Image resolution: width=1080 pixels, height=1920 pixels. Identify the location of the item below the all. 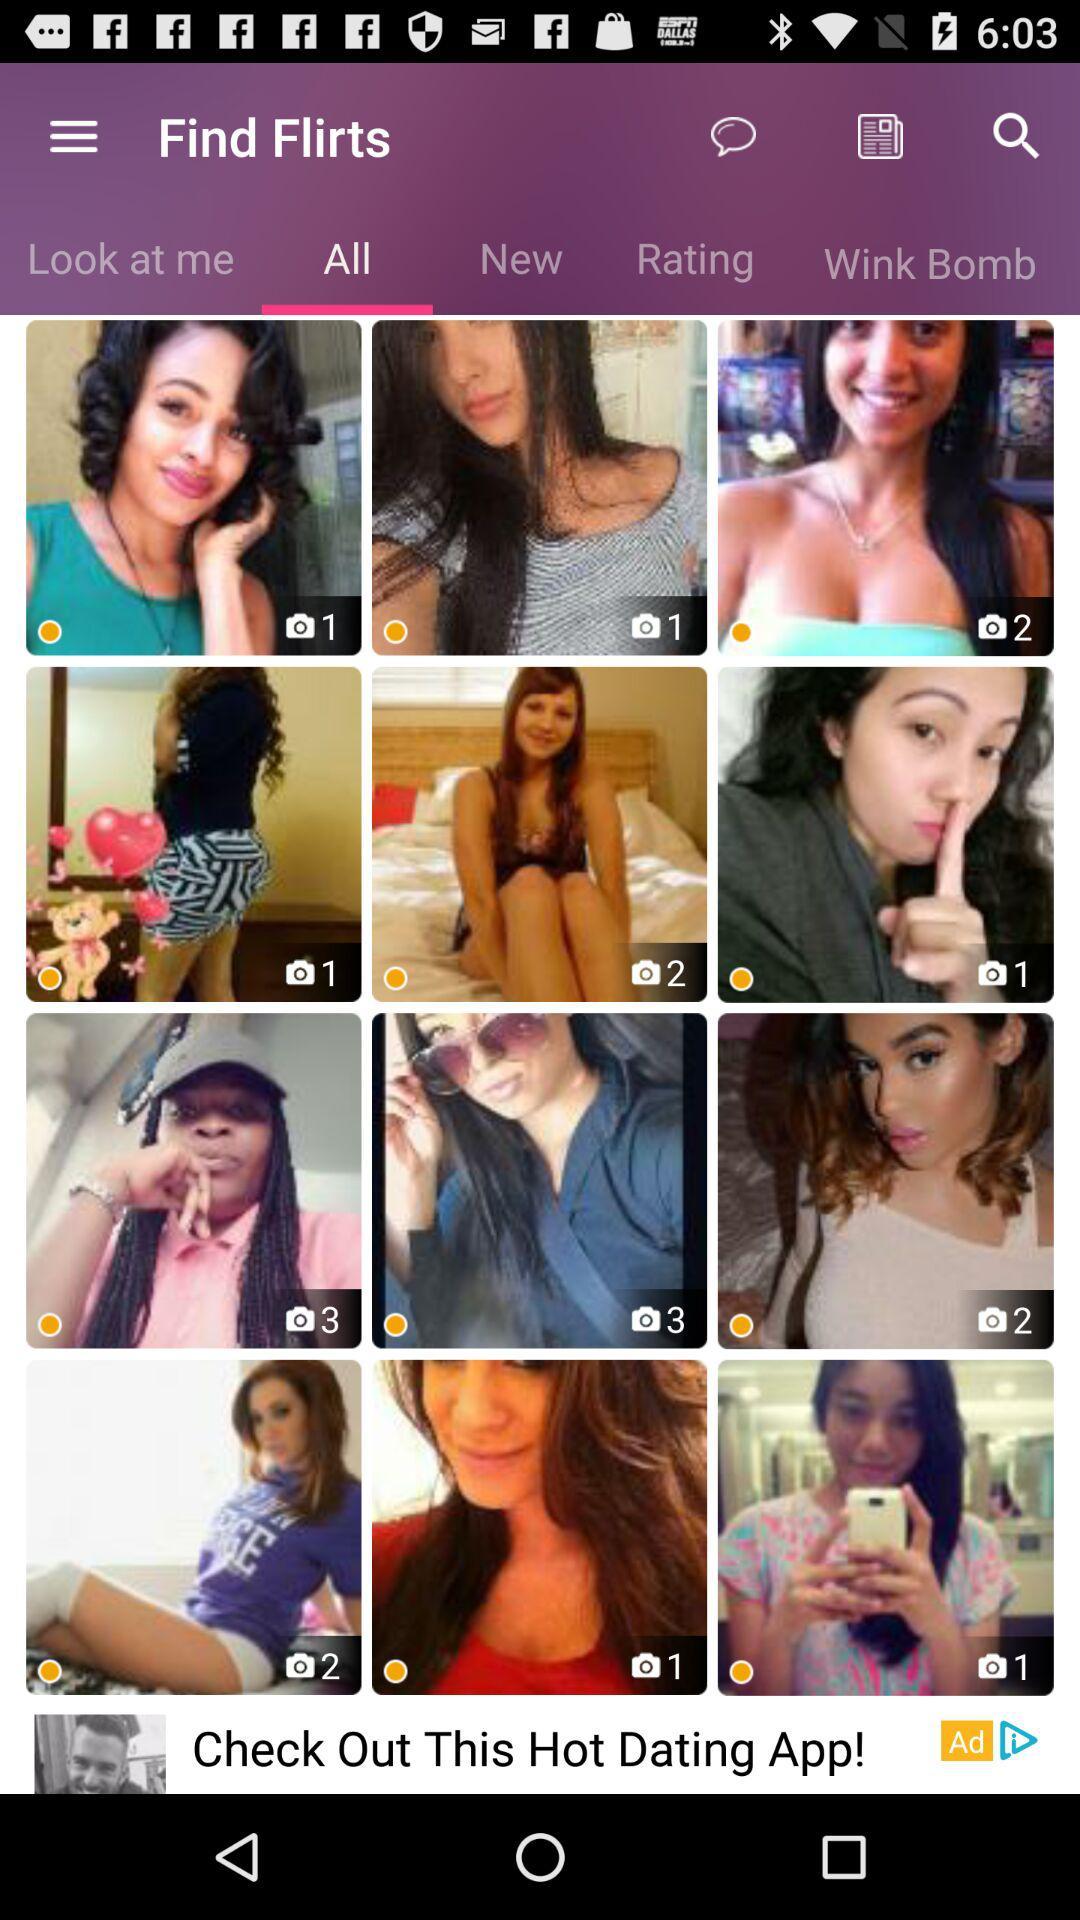
(538, 487).